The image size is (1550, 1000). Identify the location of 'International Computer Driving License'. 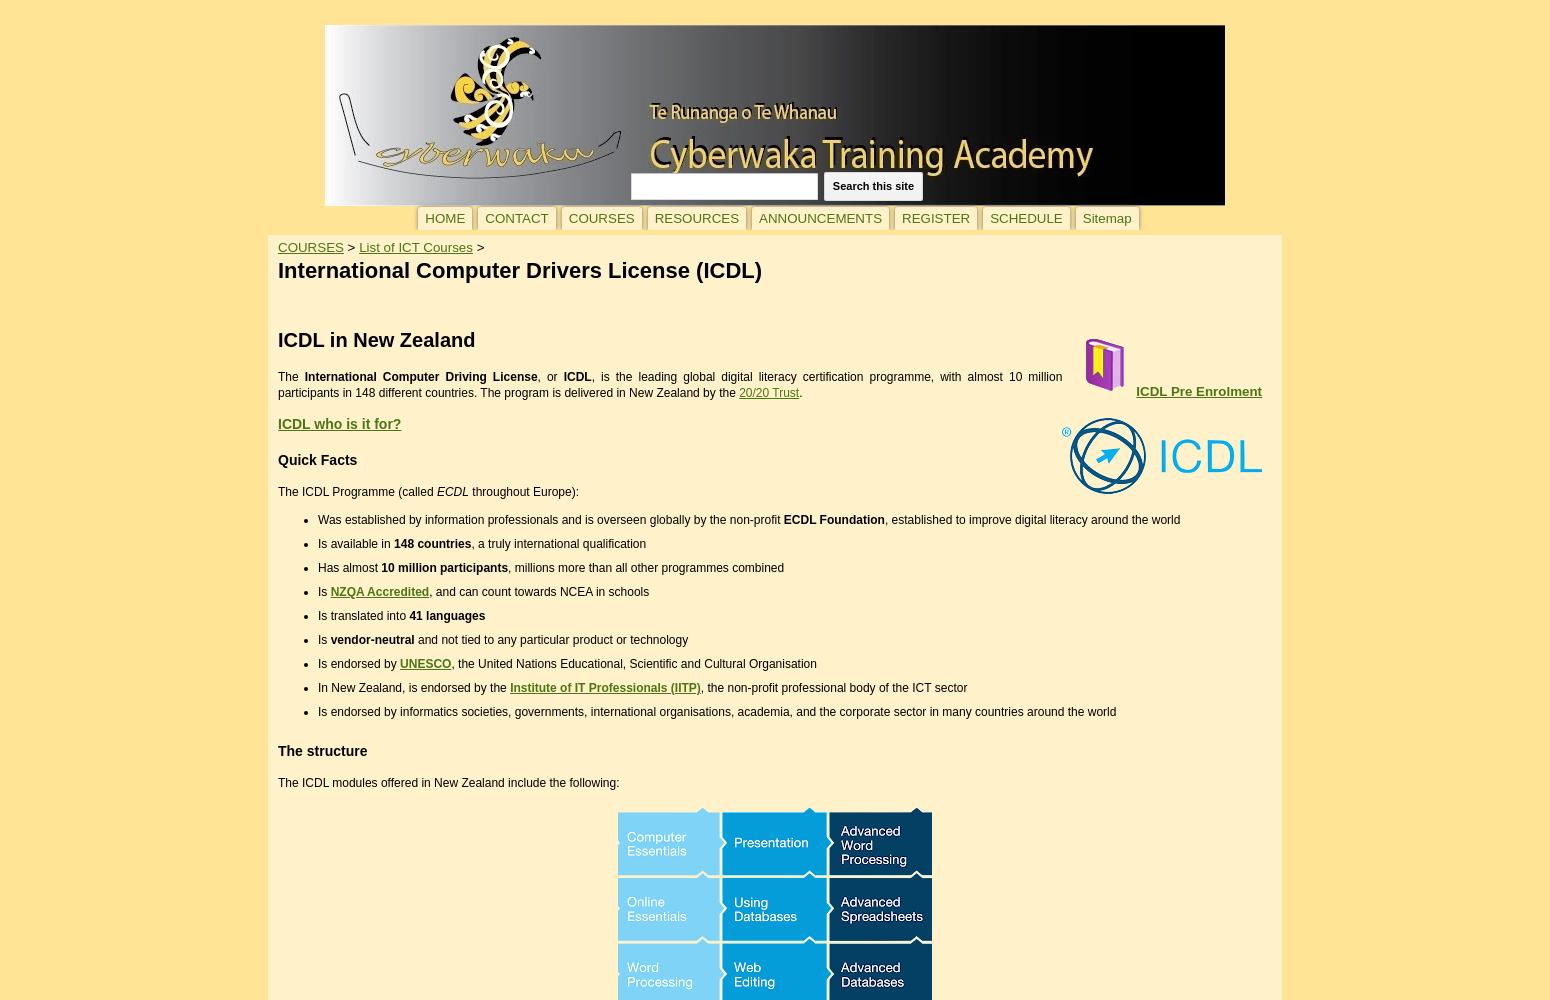
(420, 376).